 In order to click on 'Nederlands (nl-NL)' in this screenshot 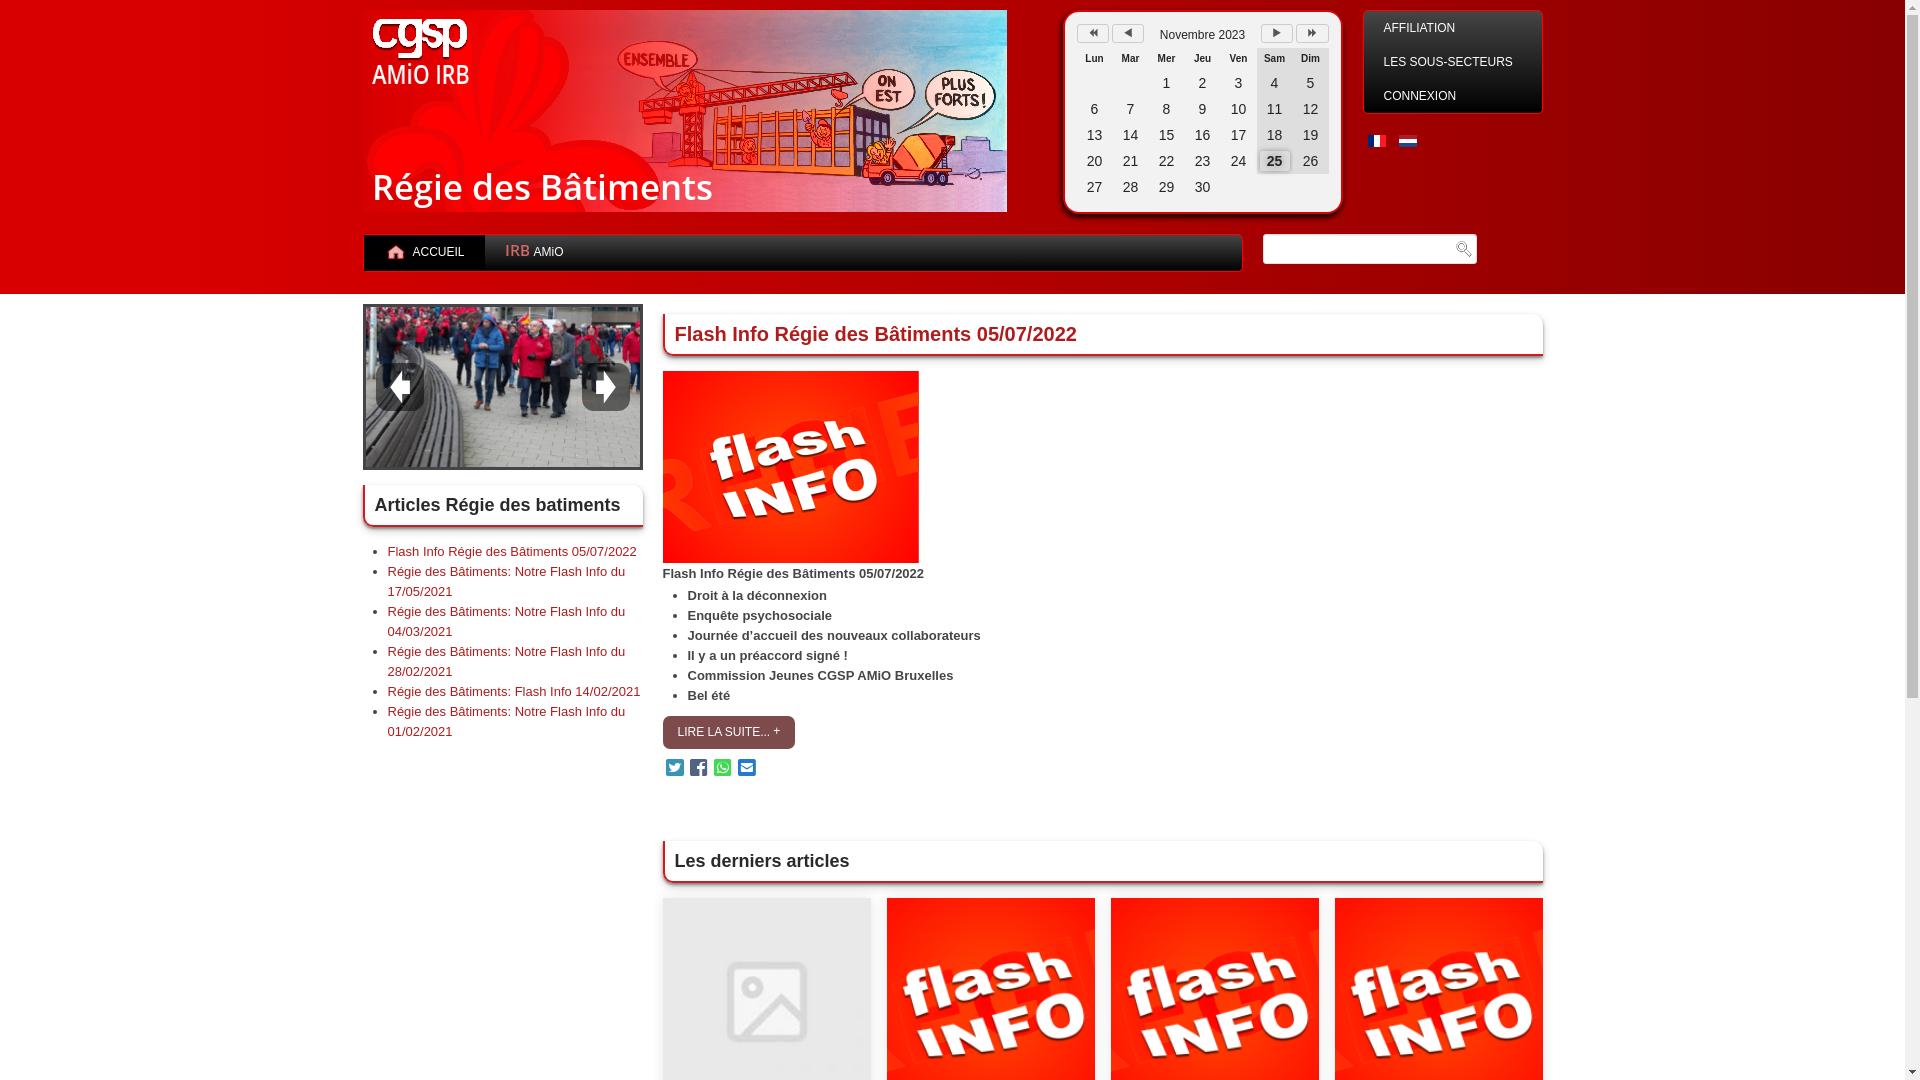, I will do `click(1406, 140)`.